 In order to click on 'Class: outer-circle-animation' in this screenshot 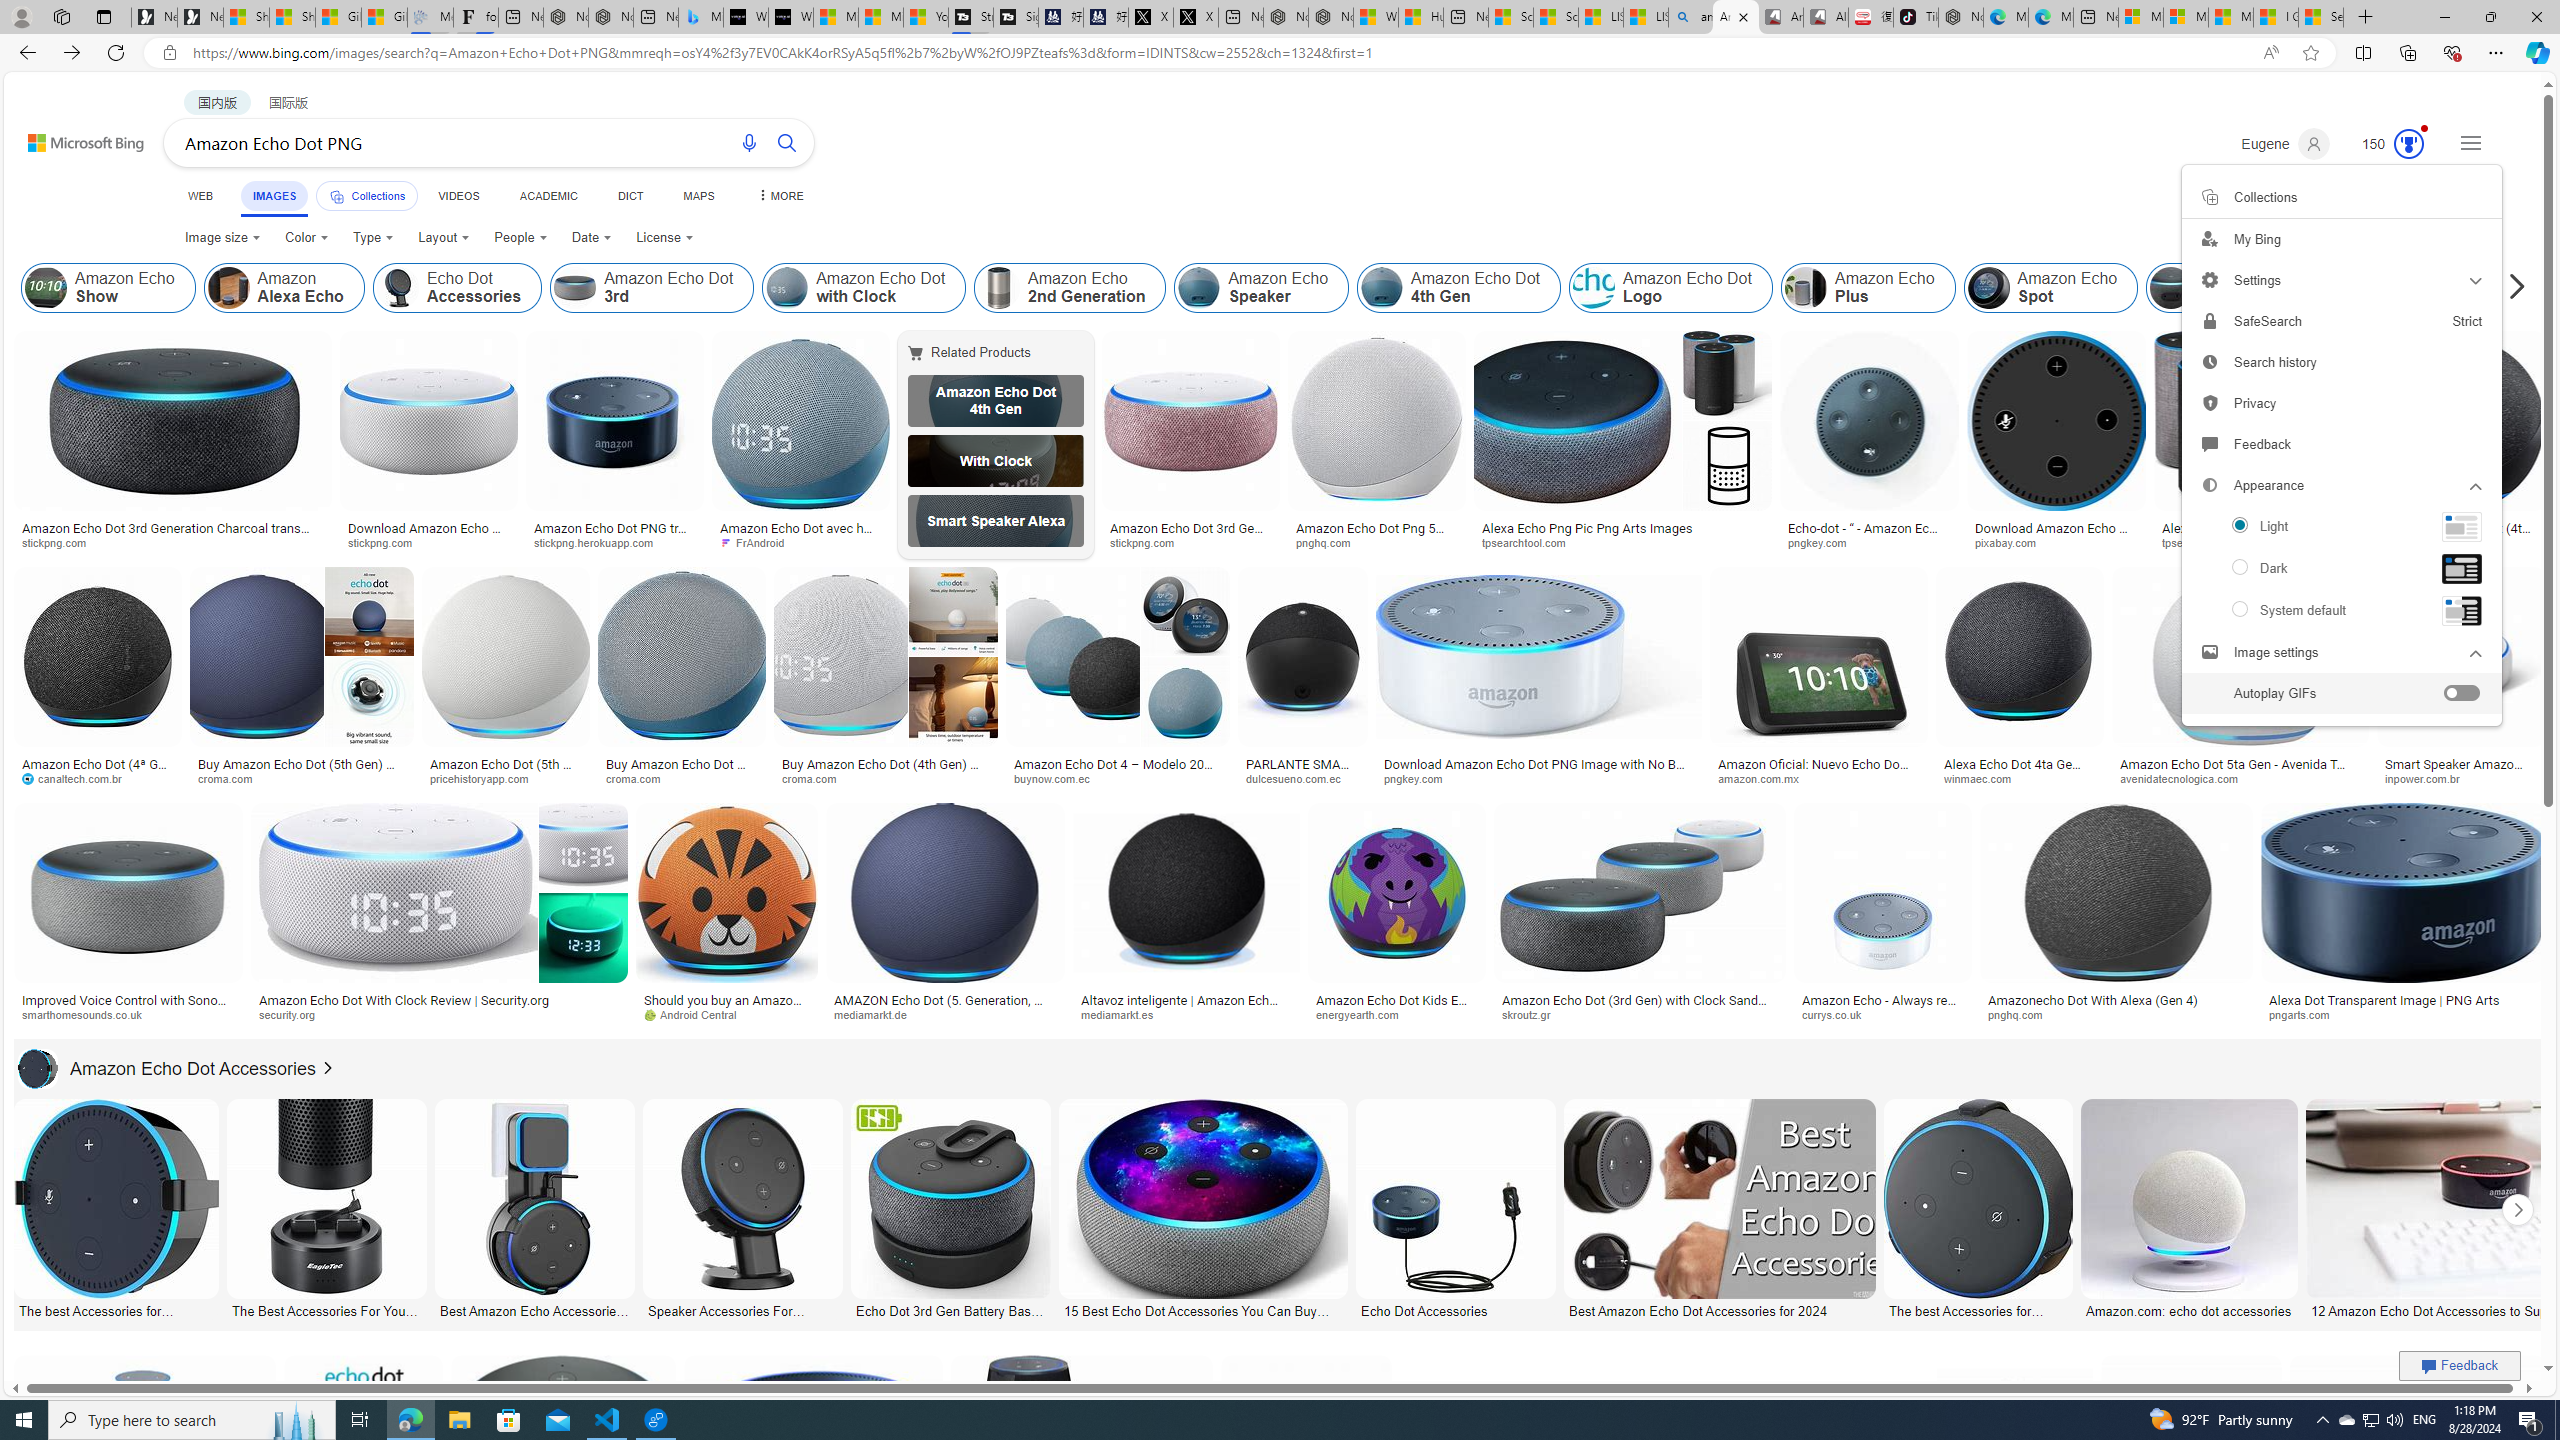, I will do `click(2408, 143)`.